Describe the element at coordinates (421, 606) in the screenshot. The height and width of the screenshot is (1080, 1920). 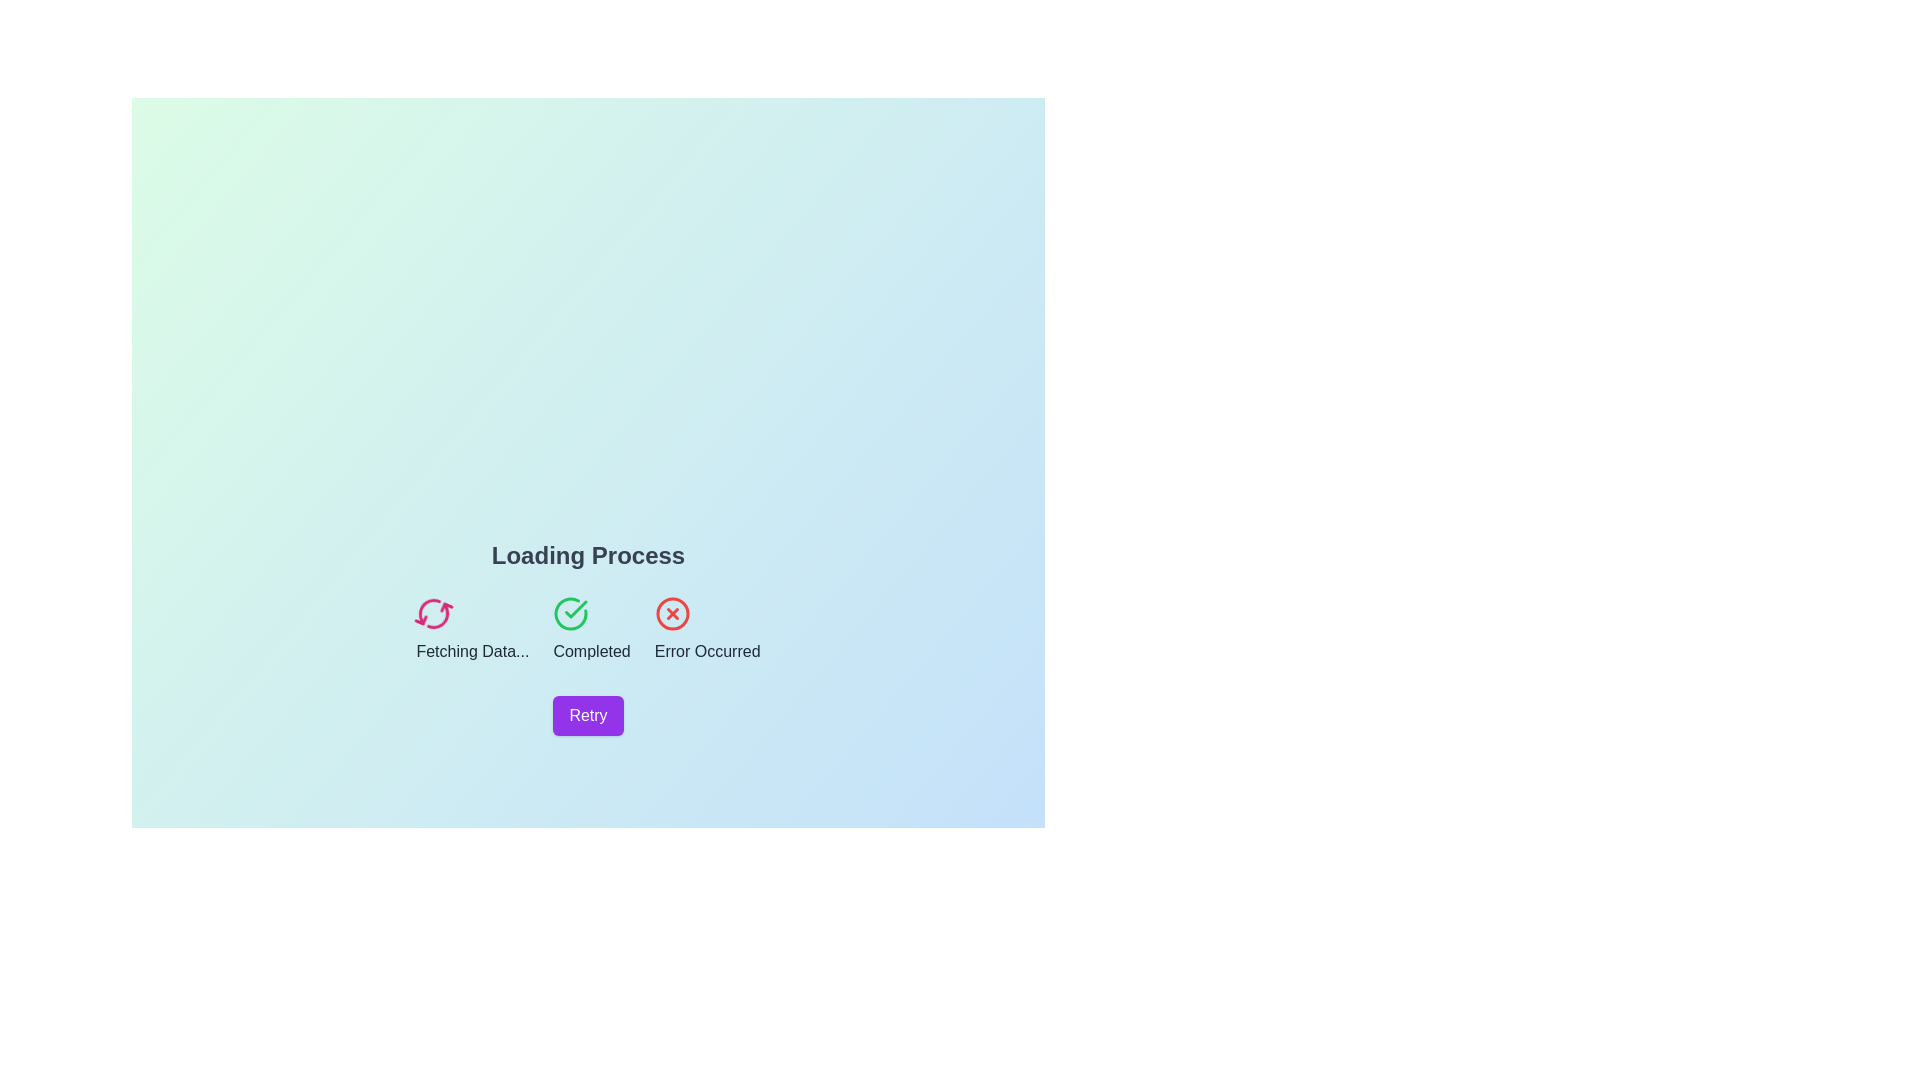
I see `the refresh icon graphic, which represents a refresh or retry action, located on the left side of the loading status indicators` at that location.